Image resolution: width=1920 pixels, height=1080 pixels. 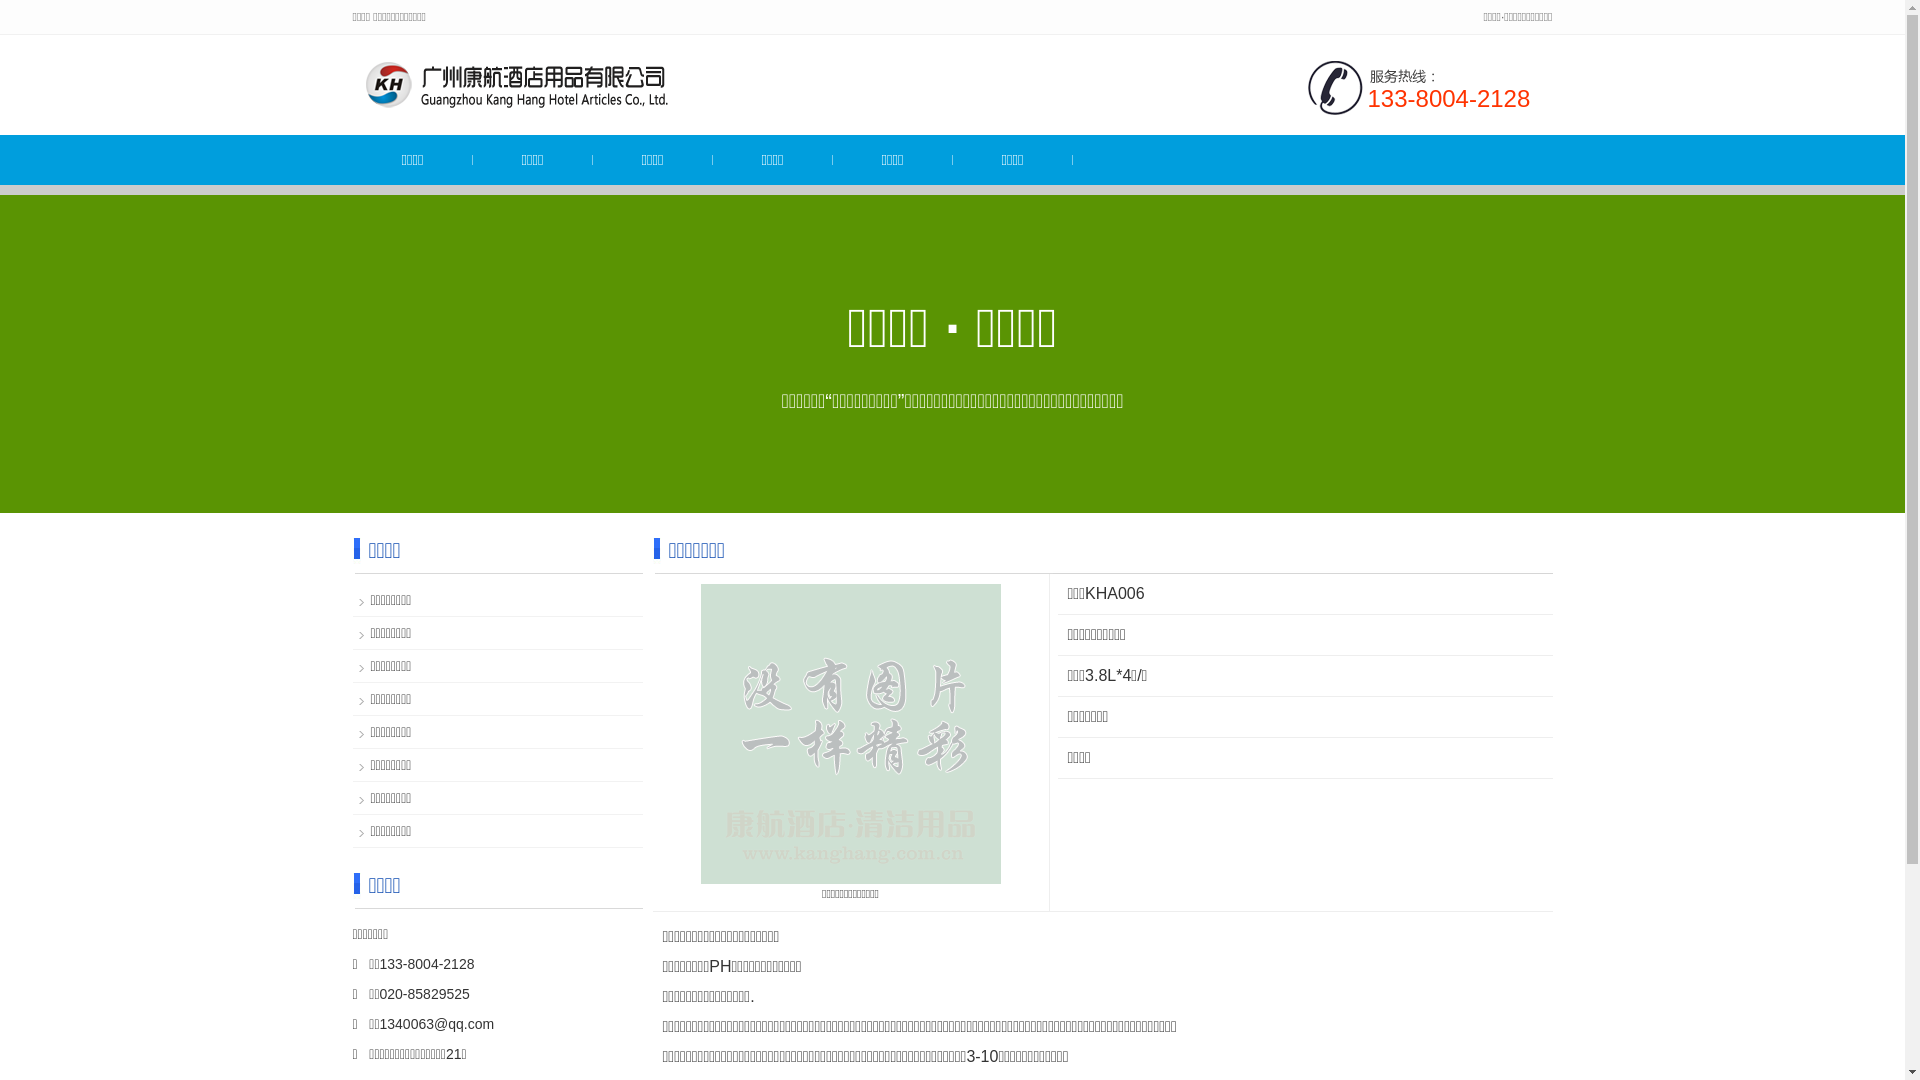 I want to click on '133-8004-2128', so click(x=1449, y=98).